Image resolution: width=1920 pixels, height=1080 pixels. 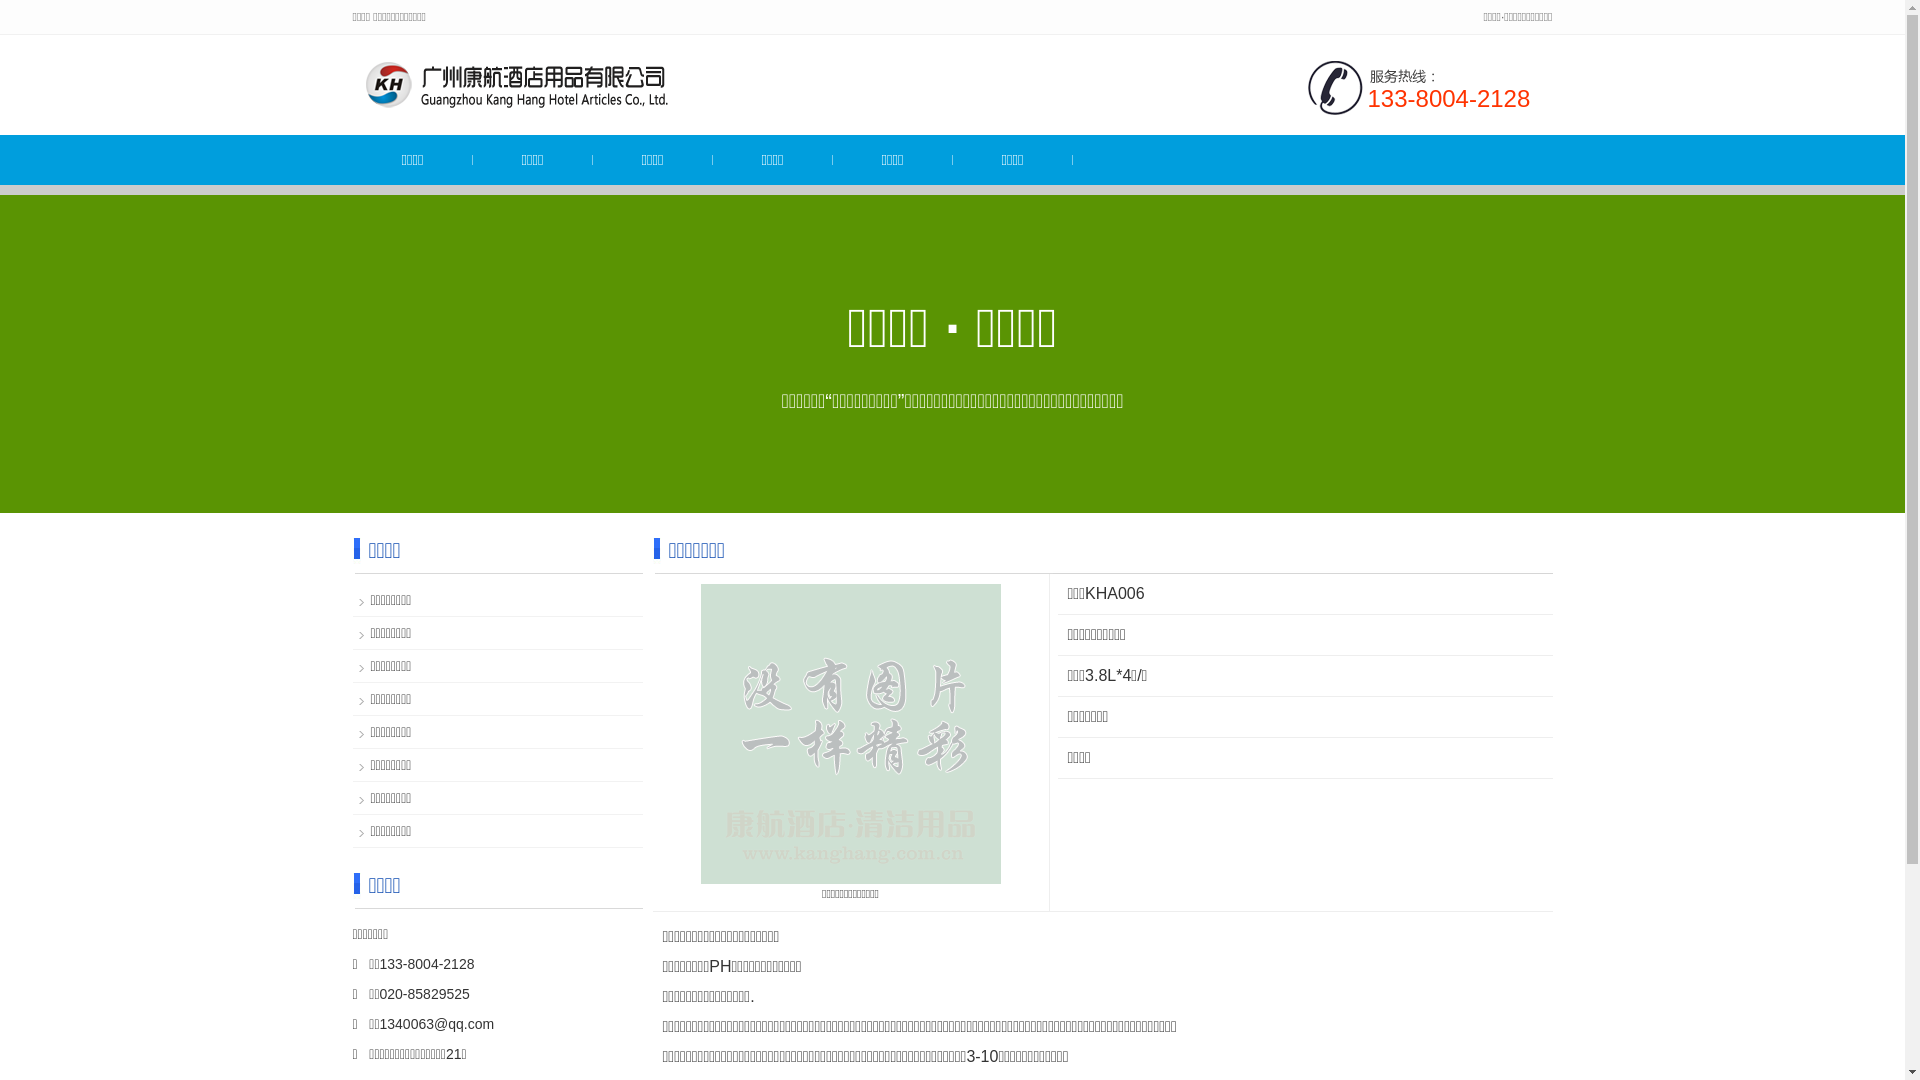 I want to click on '133-8004-2128', so click(x=1449, y=98).